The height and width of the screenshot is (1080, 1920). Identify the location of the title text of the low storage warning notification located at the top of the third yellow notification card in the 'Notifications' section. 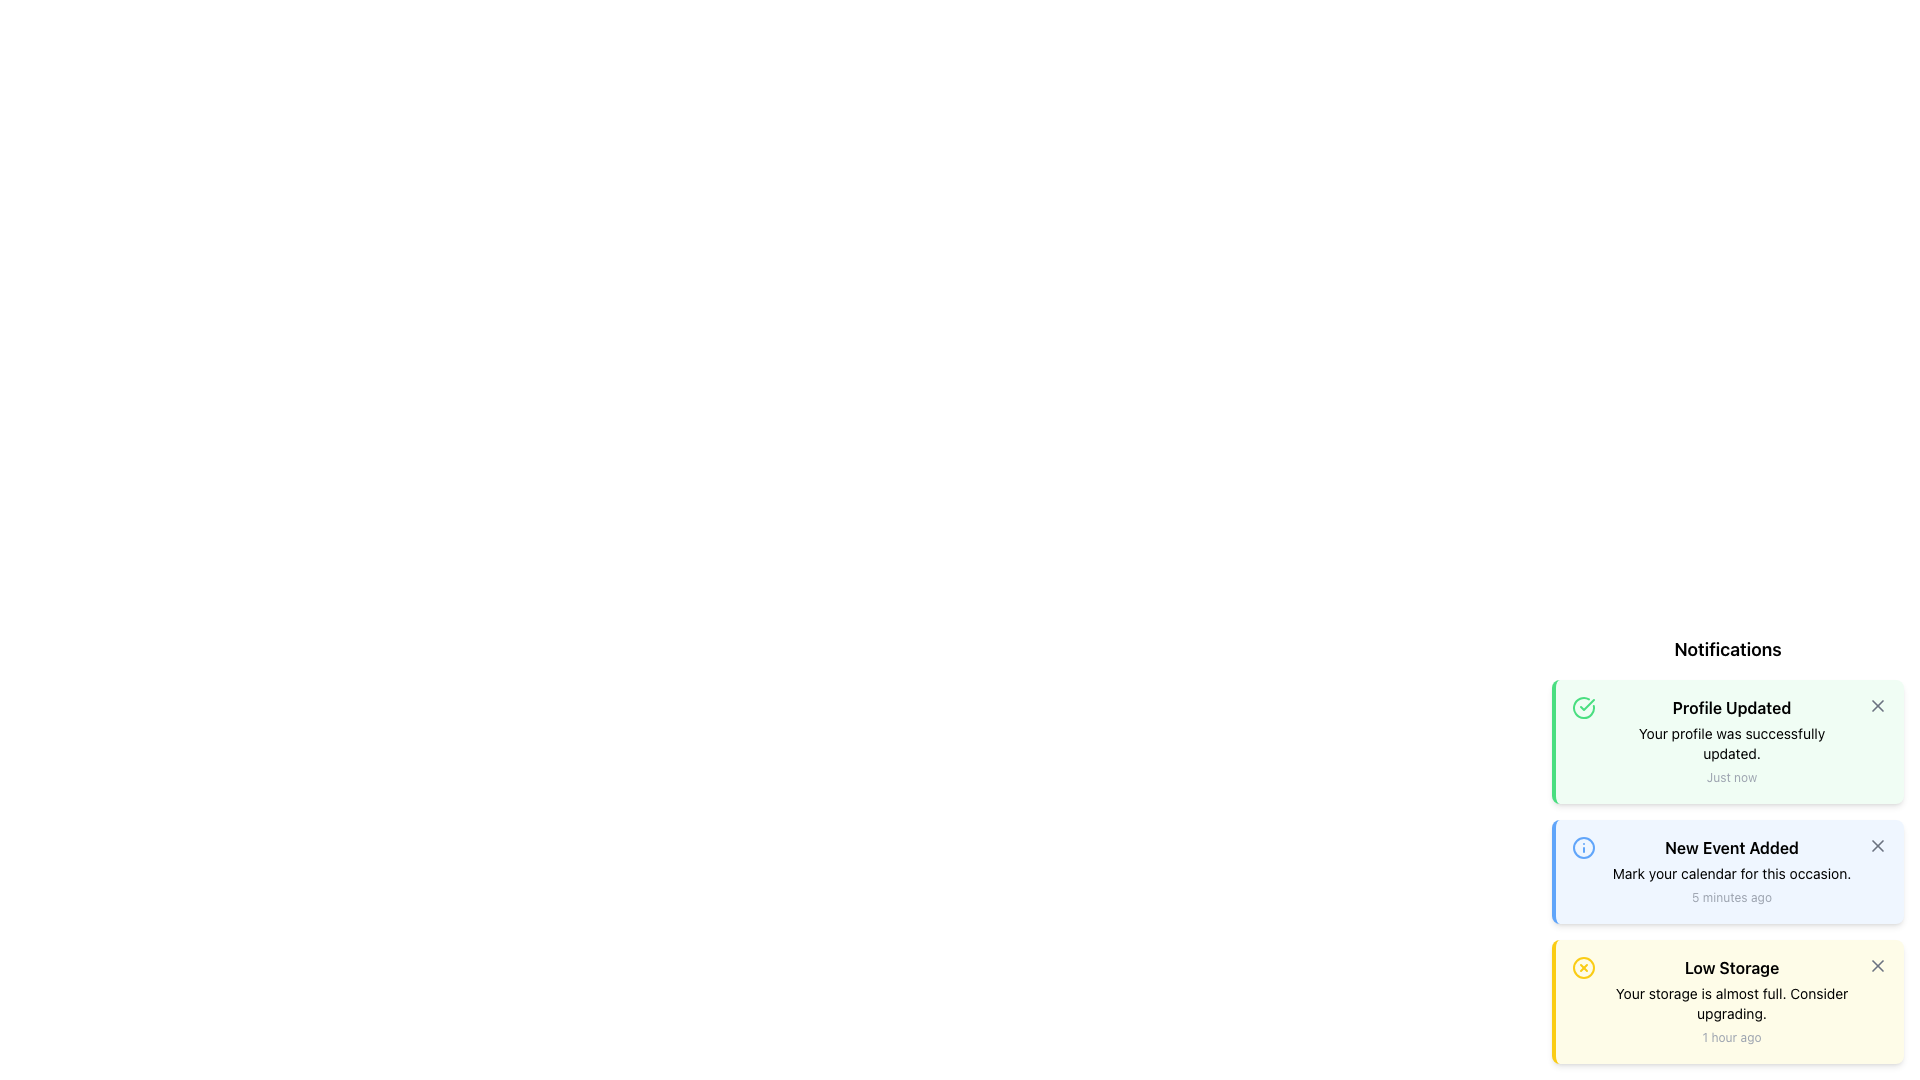
(1731, 967).